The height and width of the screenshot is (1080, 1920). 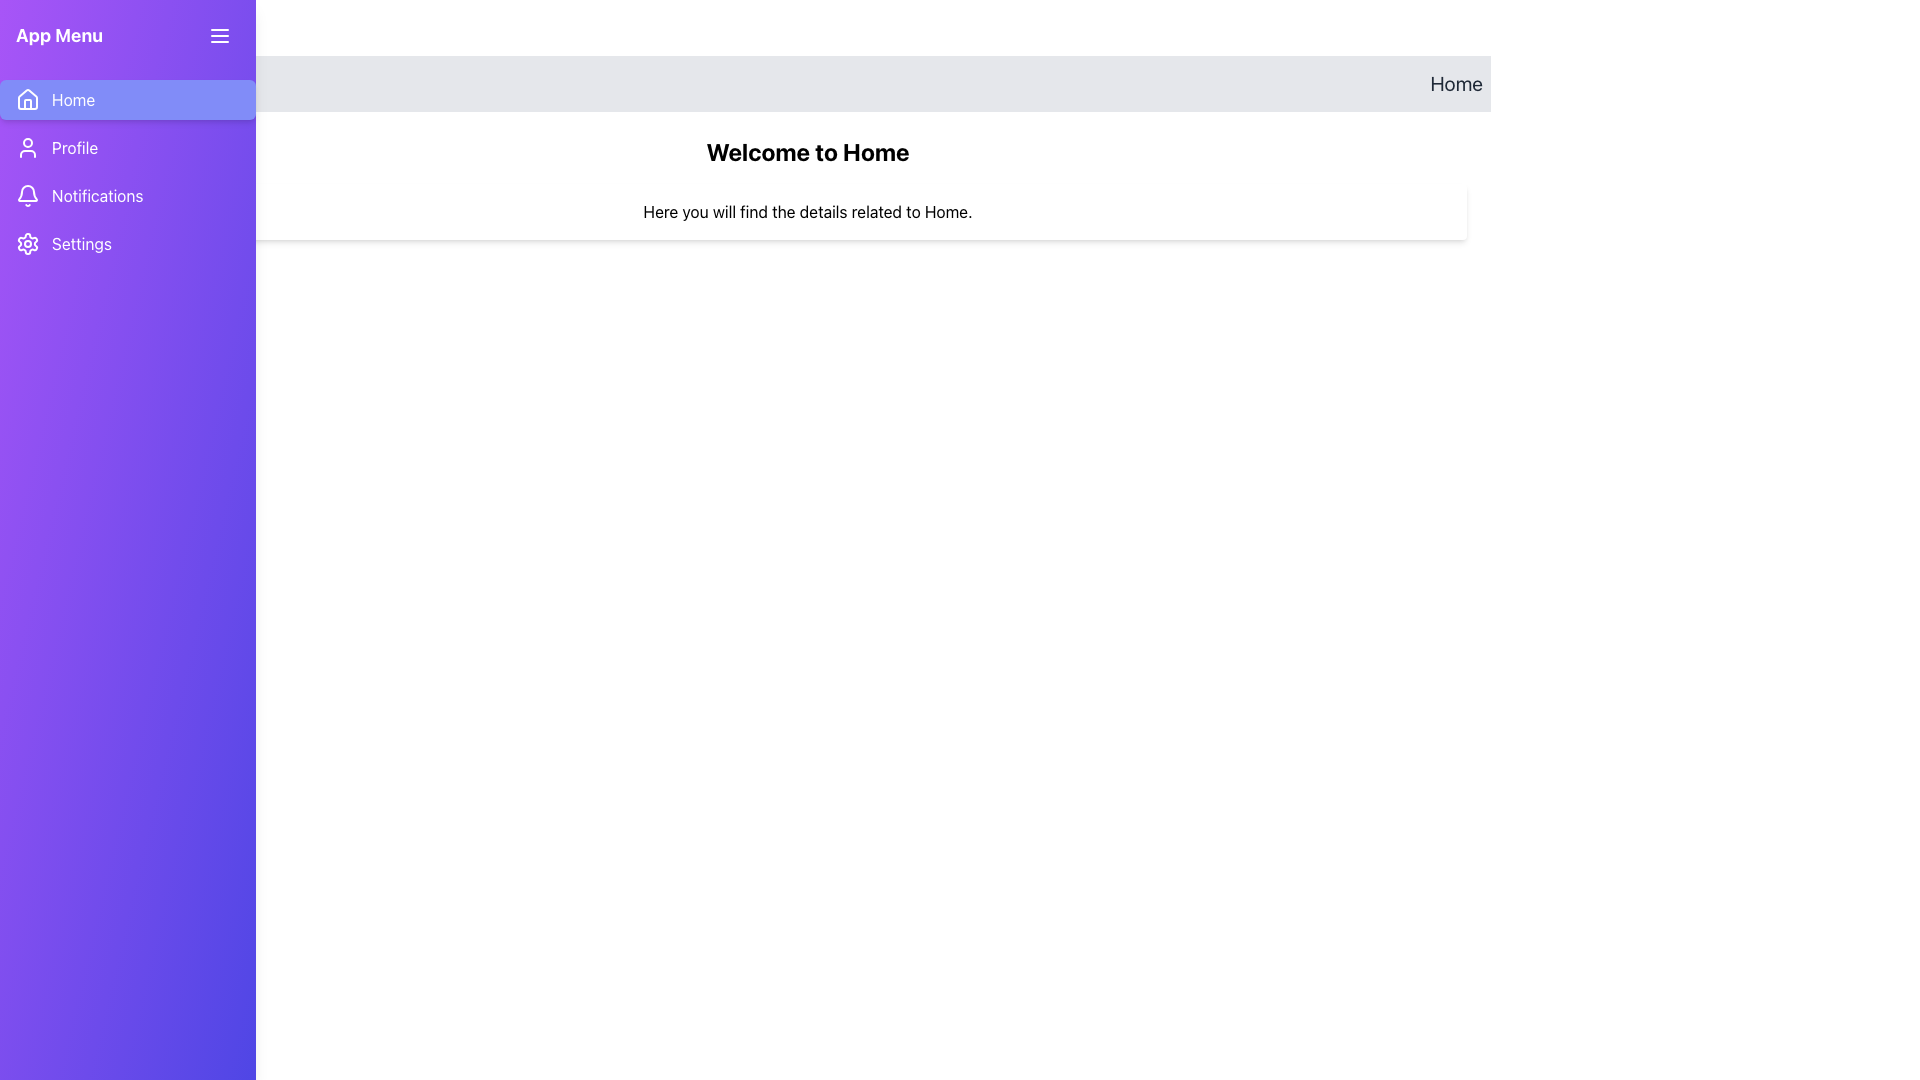 What do you see at coordinates (28, 196) in the screenshot?
I see `the bell-shaped icon in the Notifications menu item, which is white against a purple background and is the only icon in that section` at bounding box center [28, 196].